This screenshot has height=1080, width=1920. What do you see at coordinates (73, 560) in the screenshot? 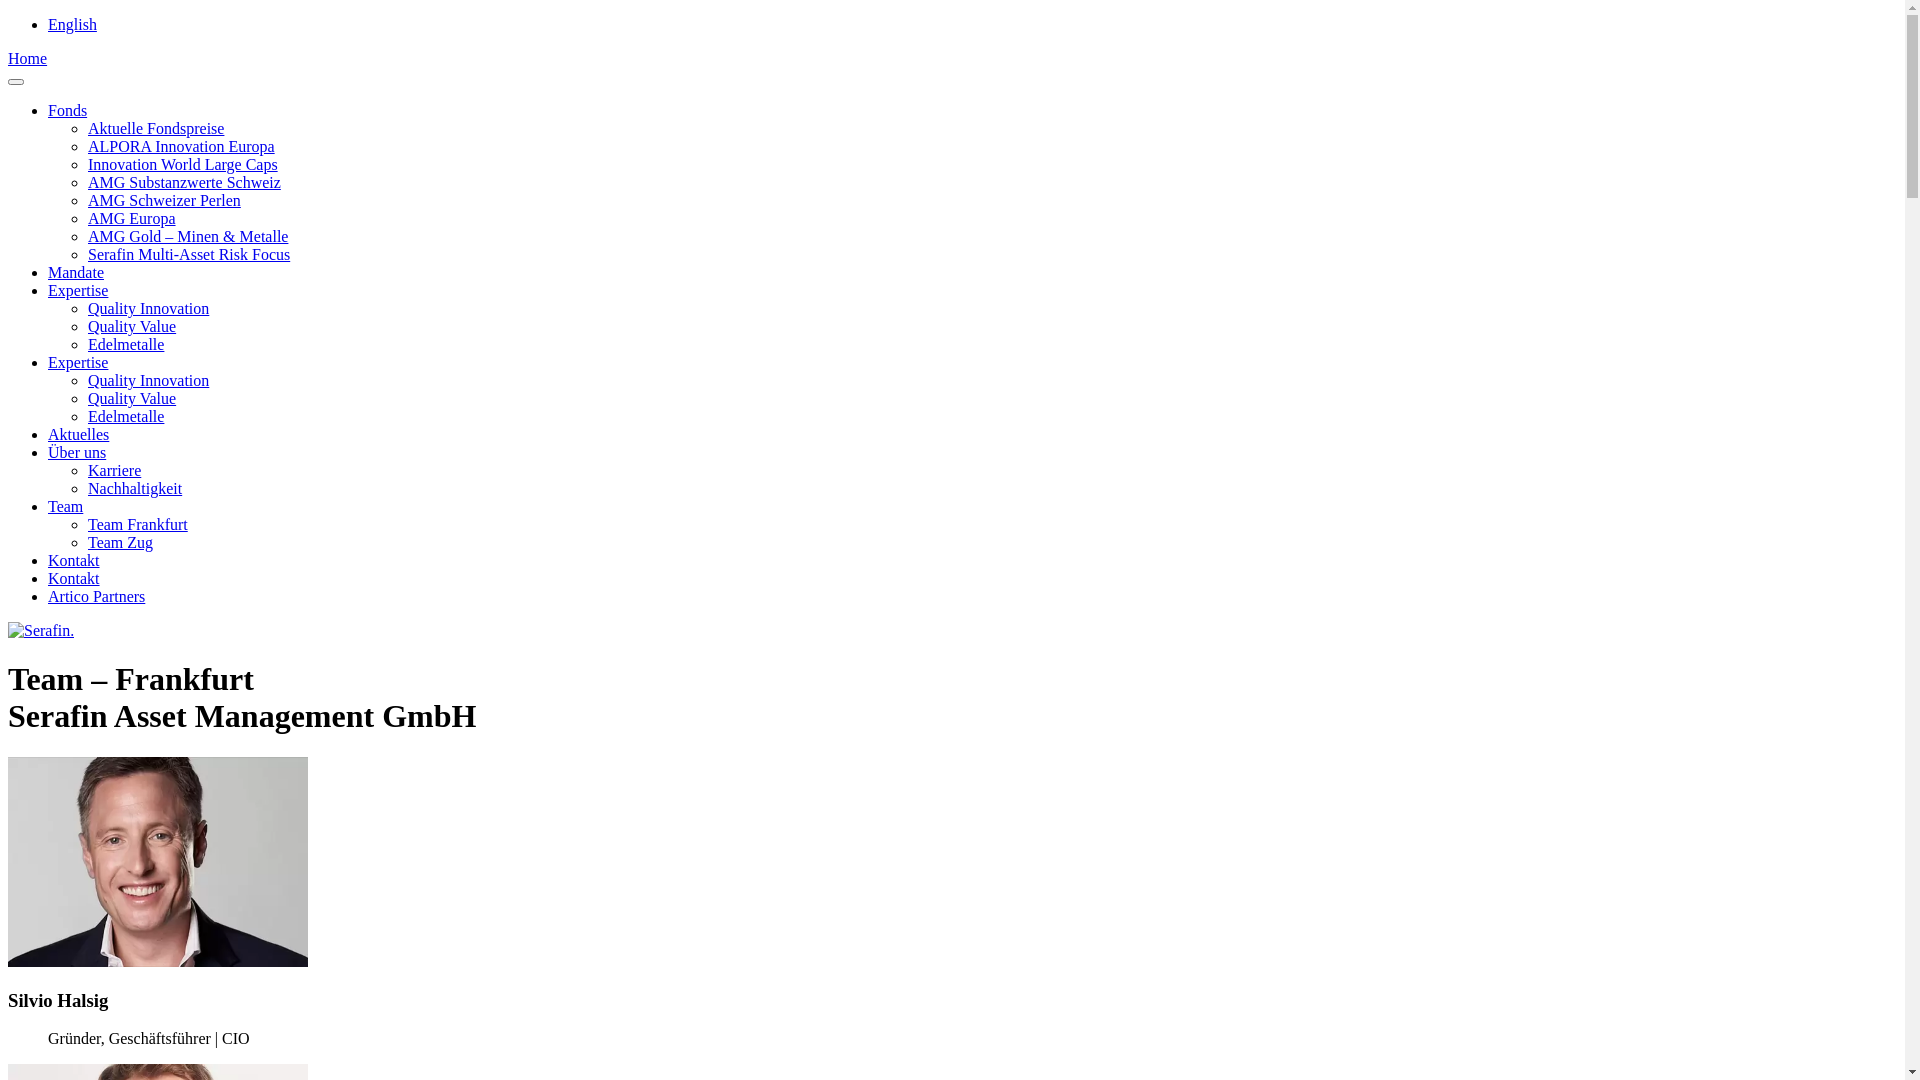
I see `'Kontakt'` at bounding box center [73, 560].